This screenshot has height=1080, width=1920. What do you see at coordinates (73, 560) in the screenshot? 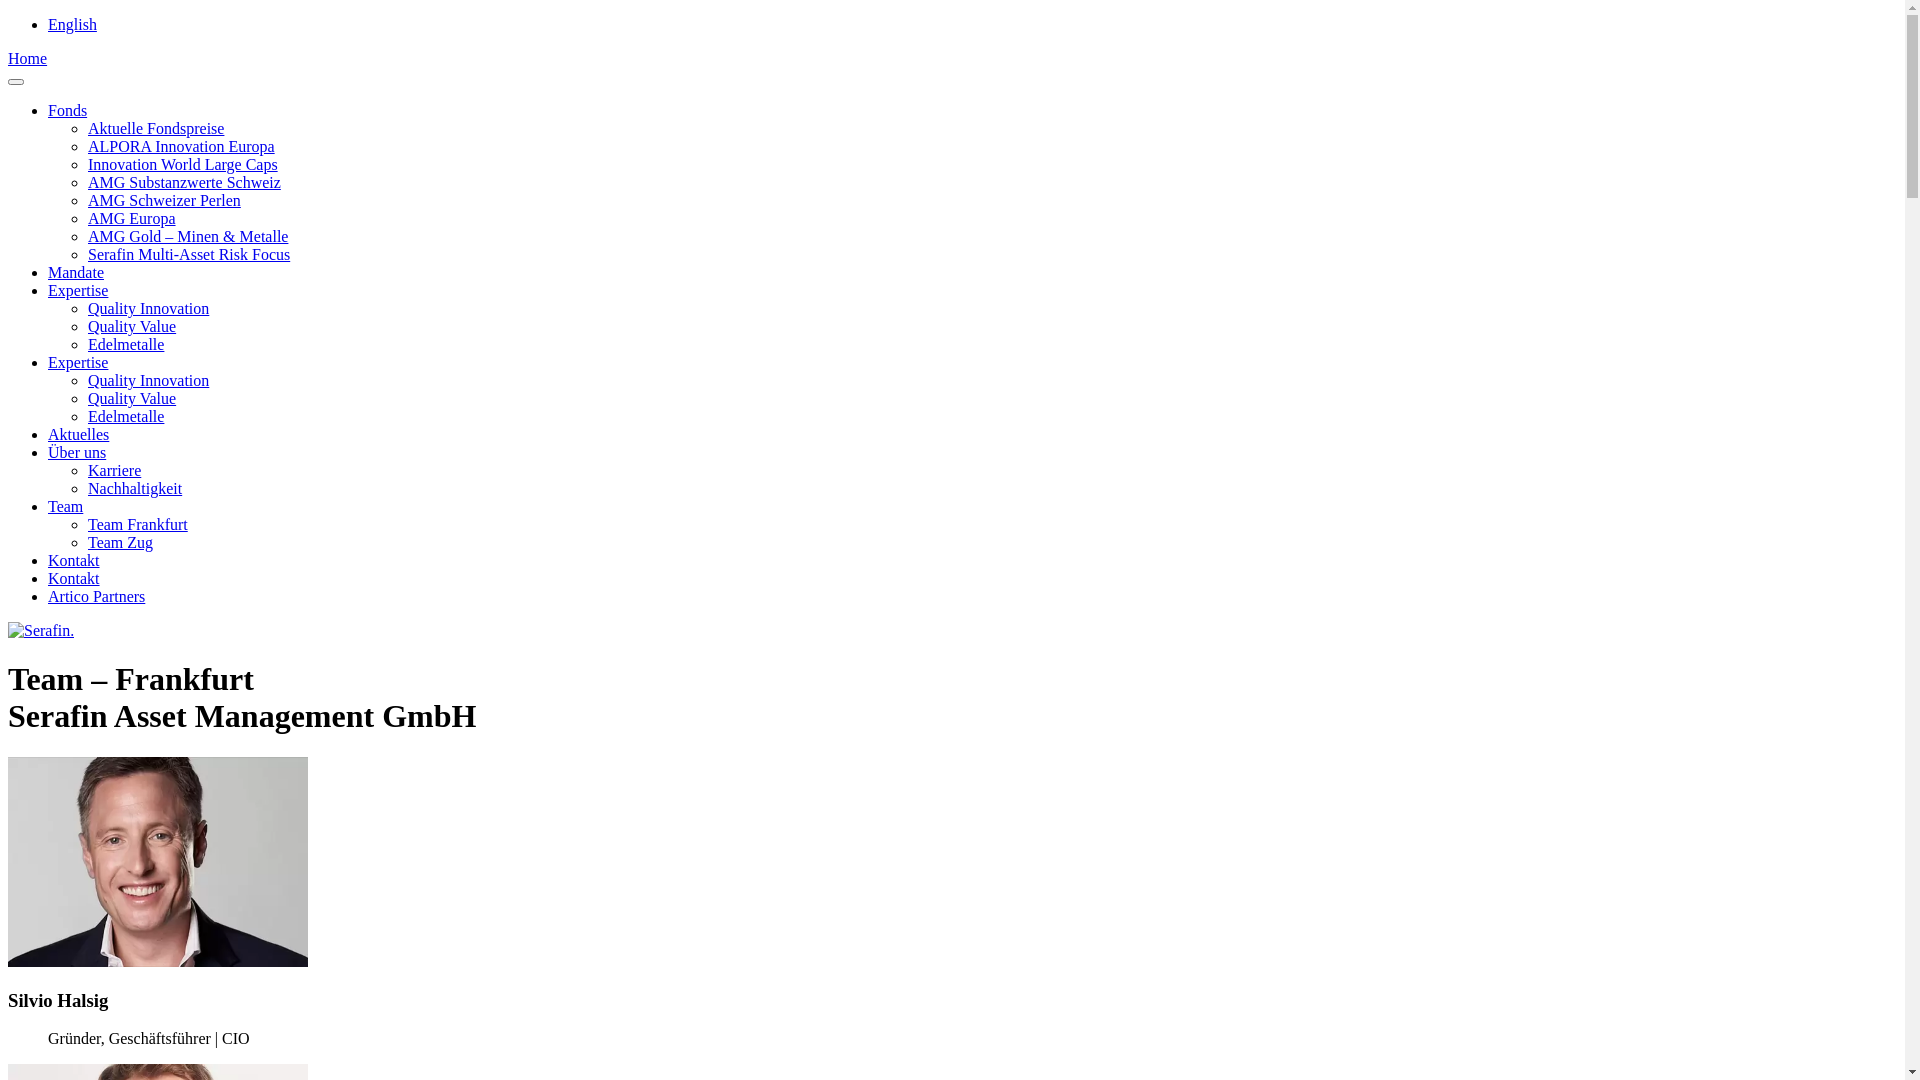
I see `'Kontakt'` at bounding box center [73, 560].